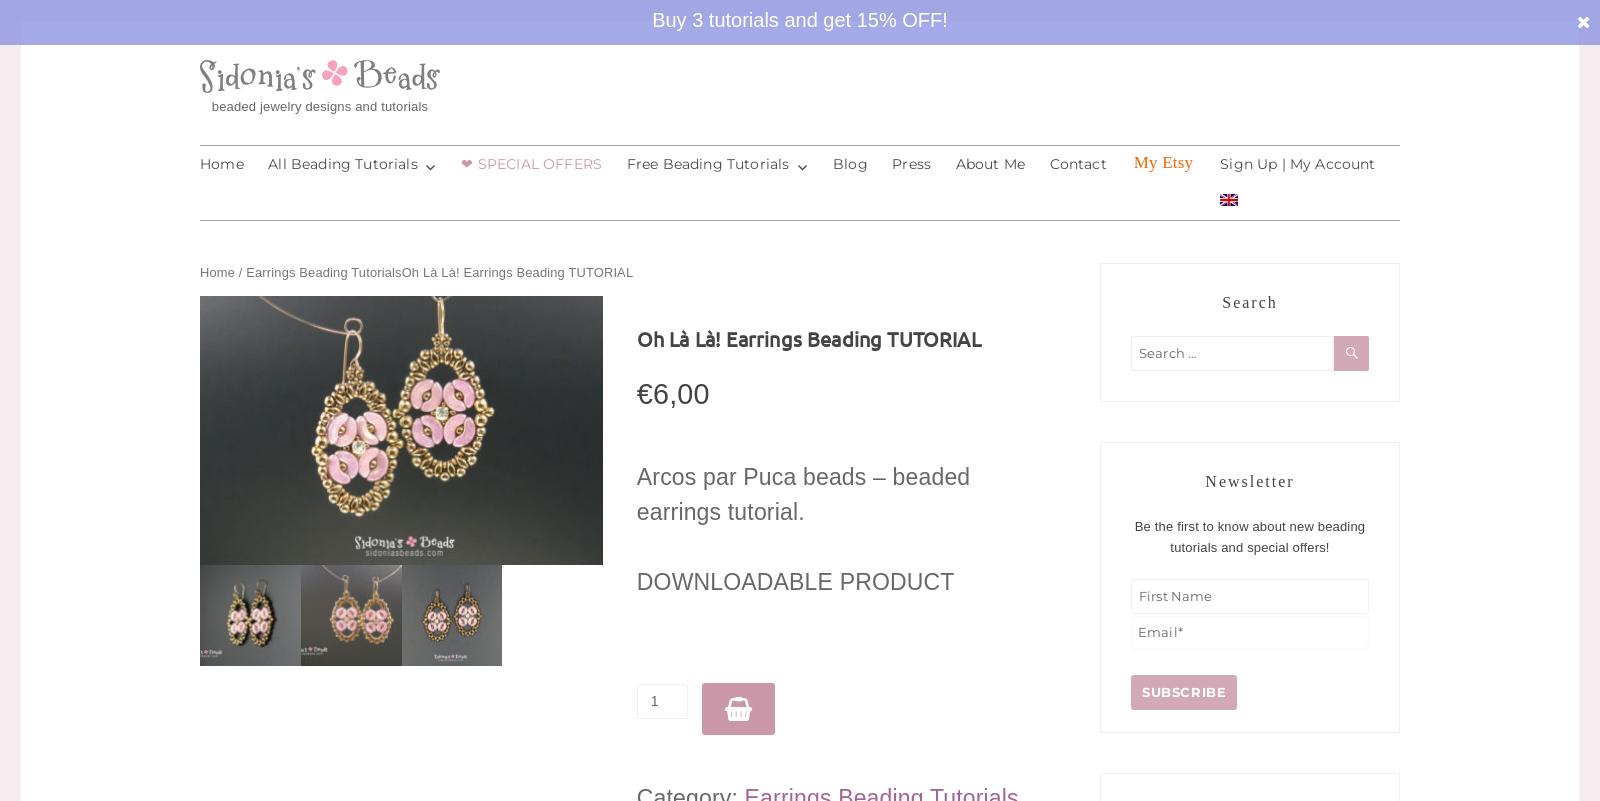 Image resolution: width=1600 pixels, height=801 pixels. Describe the element at coordinates (1248, 480) in the screenshot. I see `'Newsletter'` at that location.